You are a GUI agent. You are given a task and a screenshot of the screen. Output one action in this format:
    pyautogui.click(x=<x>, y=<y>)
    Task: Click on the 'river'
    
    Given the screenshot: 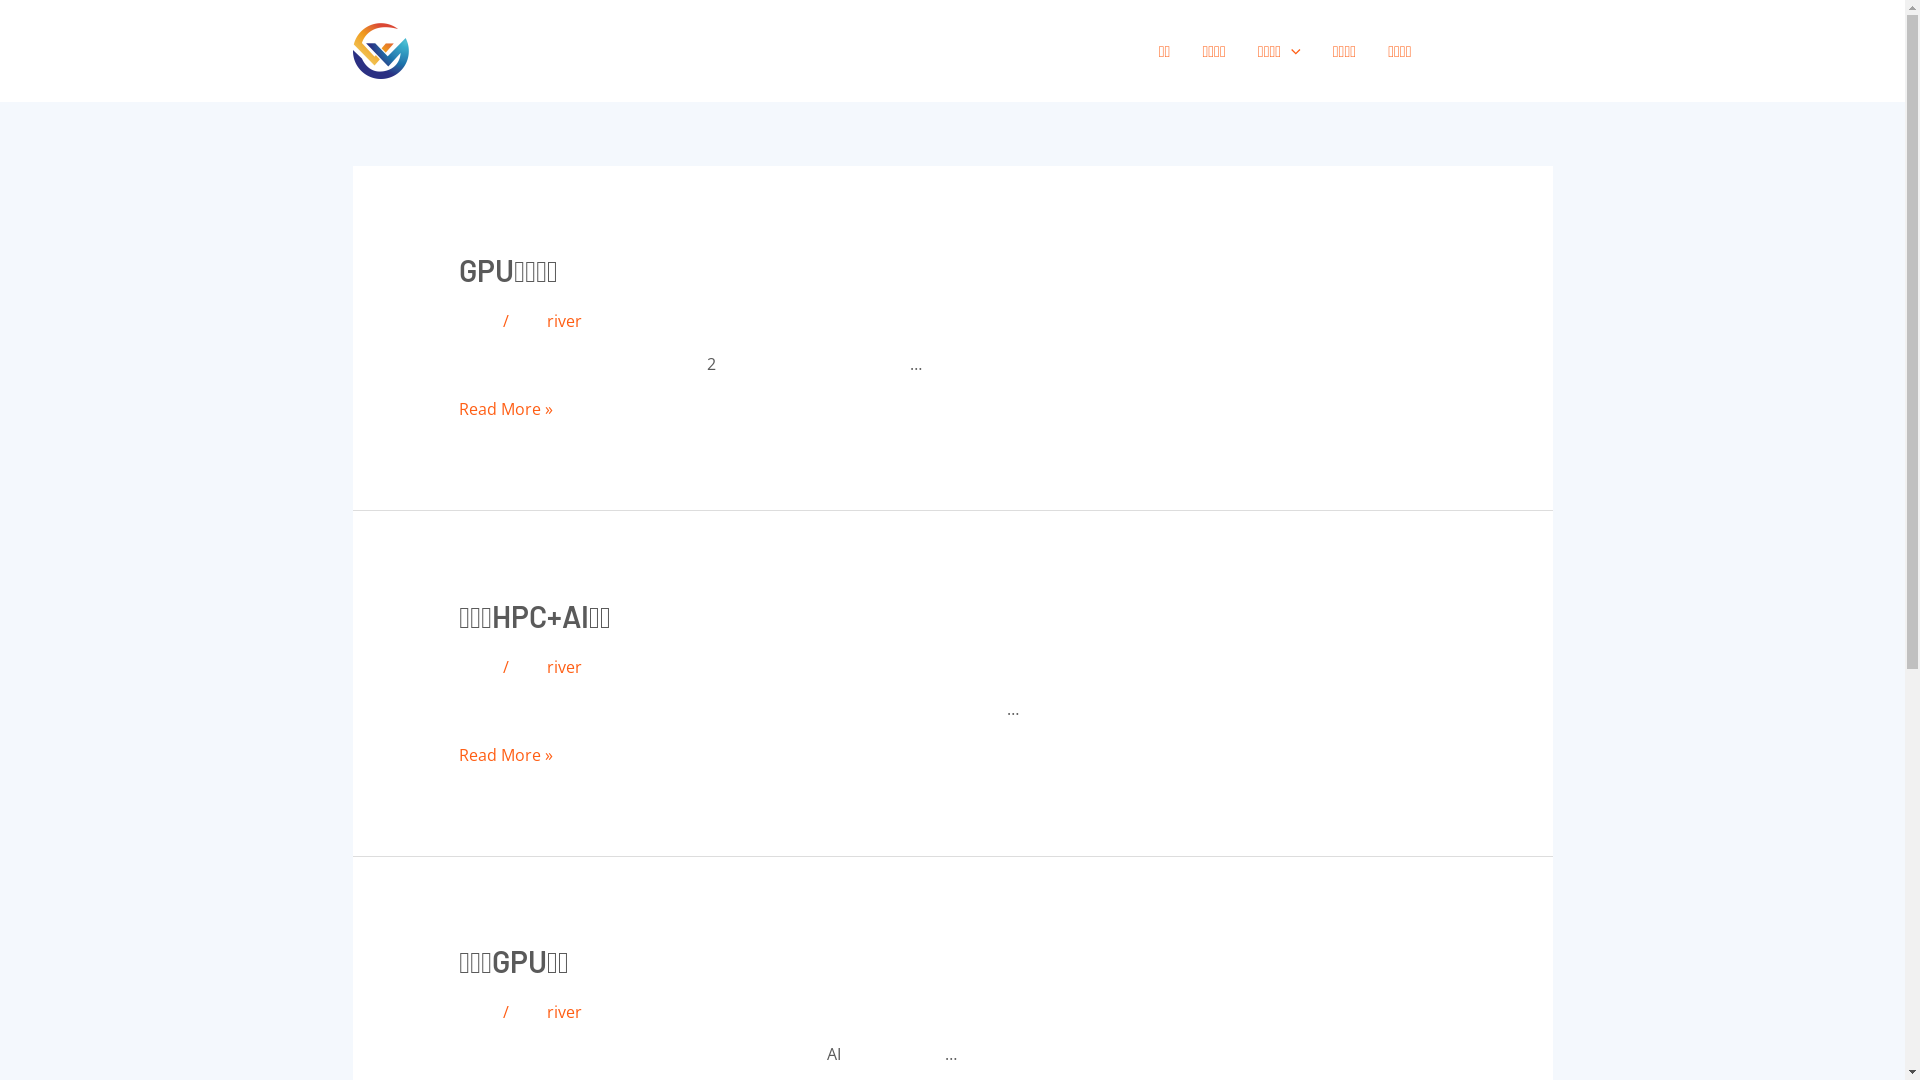 What is the action you would take?
    pyautogui.click(x=547, y=667)
    